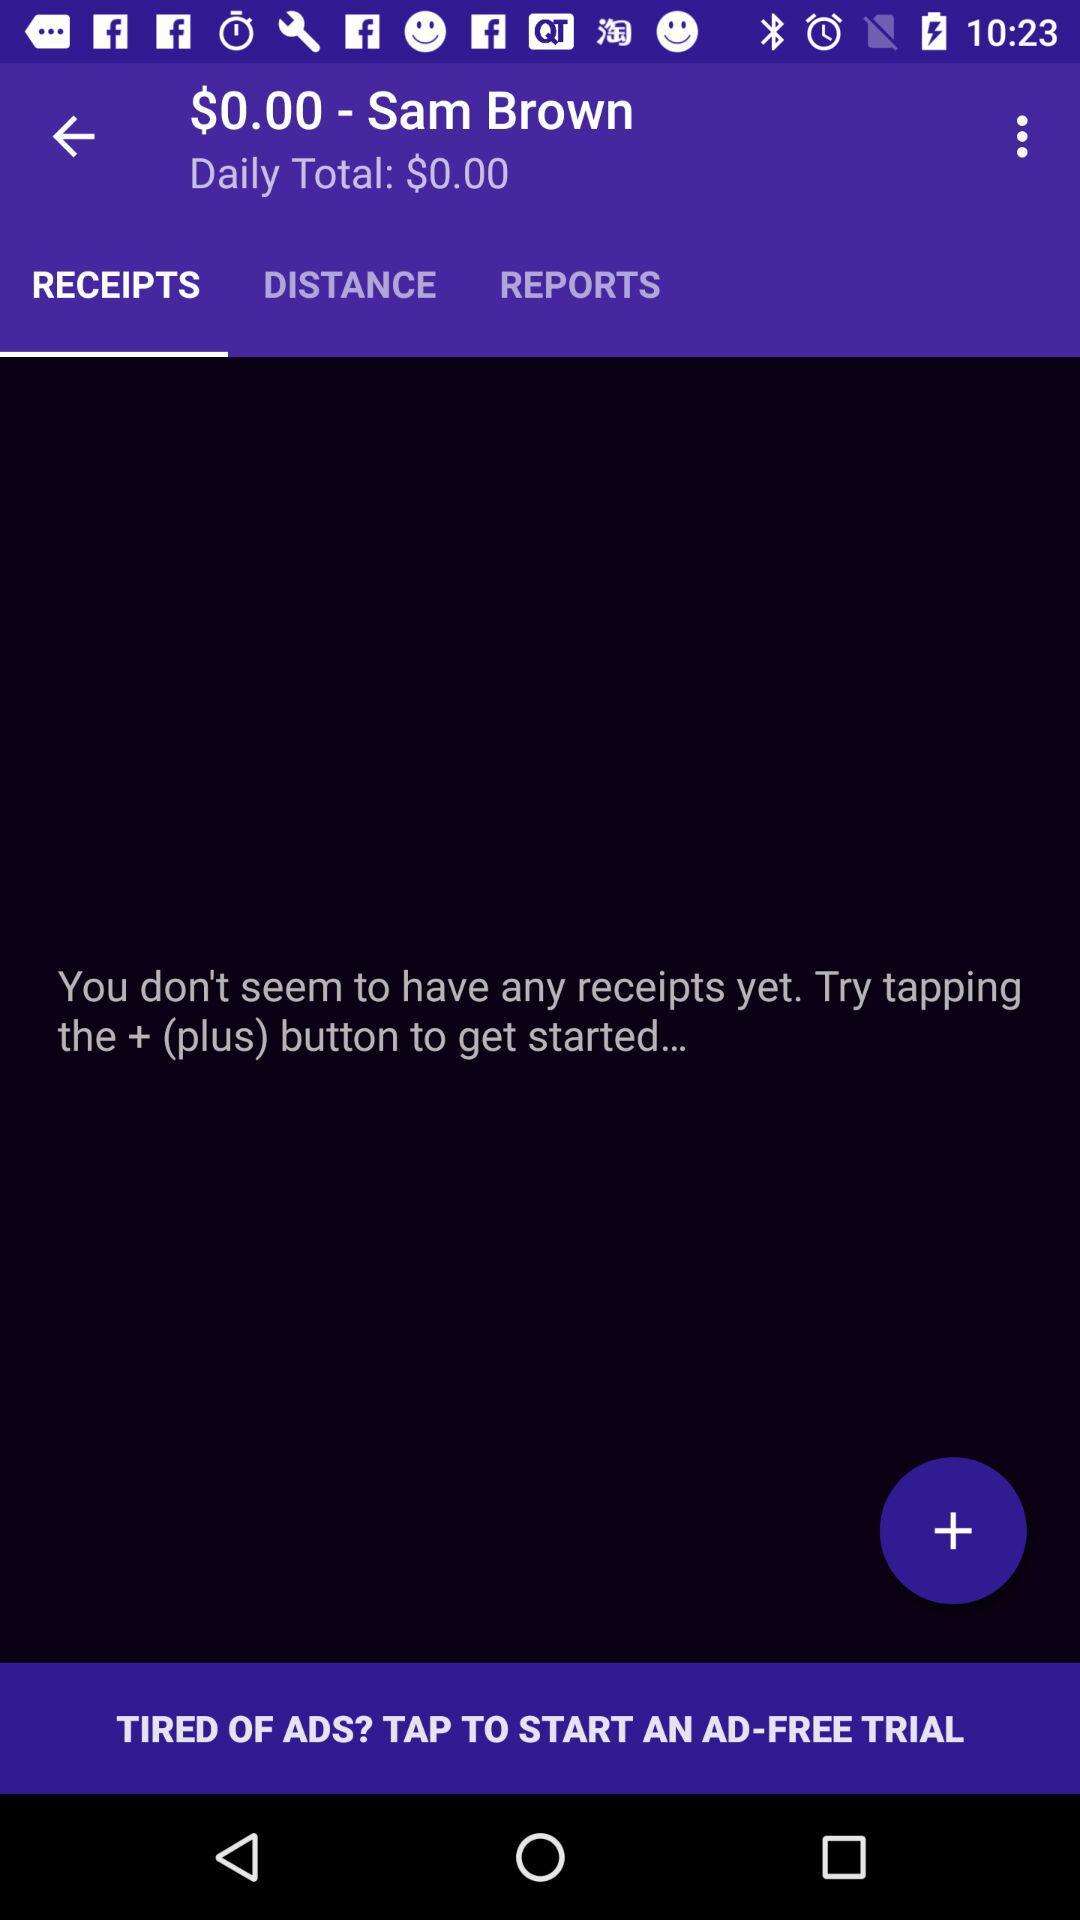  I want to click on icon to the right of reports, so click(1027, 135).